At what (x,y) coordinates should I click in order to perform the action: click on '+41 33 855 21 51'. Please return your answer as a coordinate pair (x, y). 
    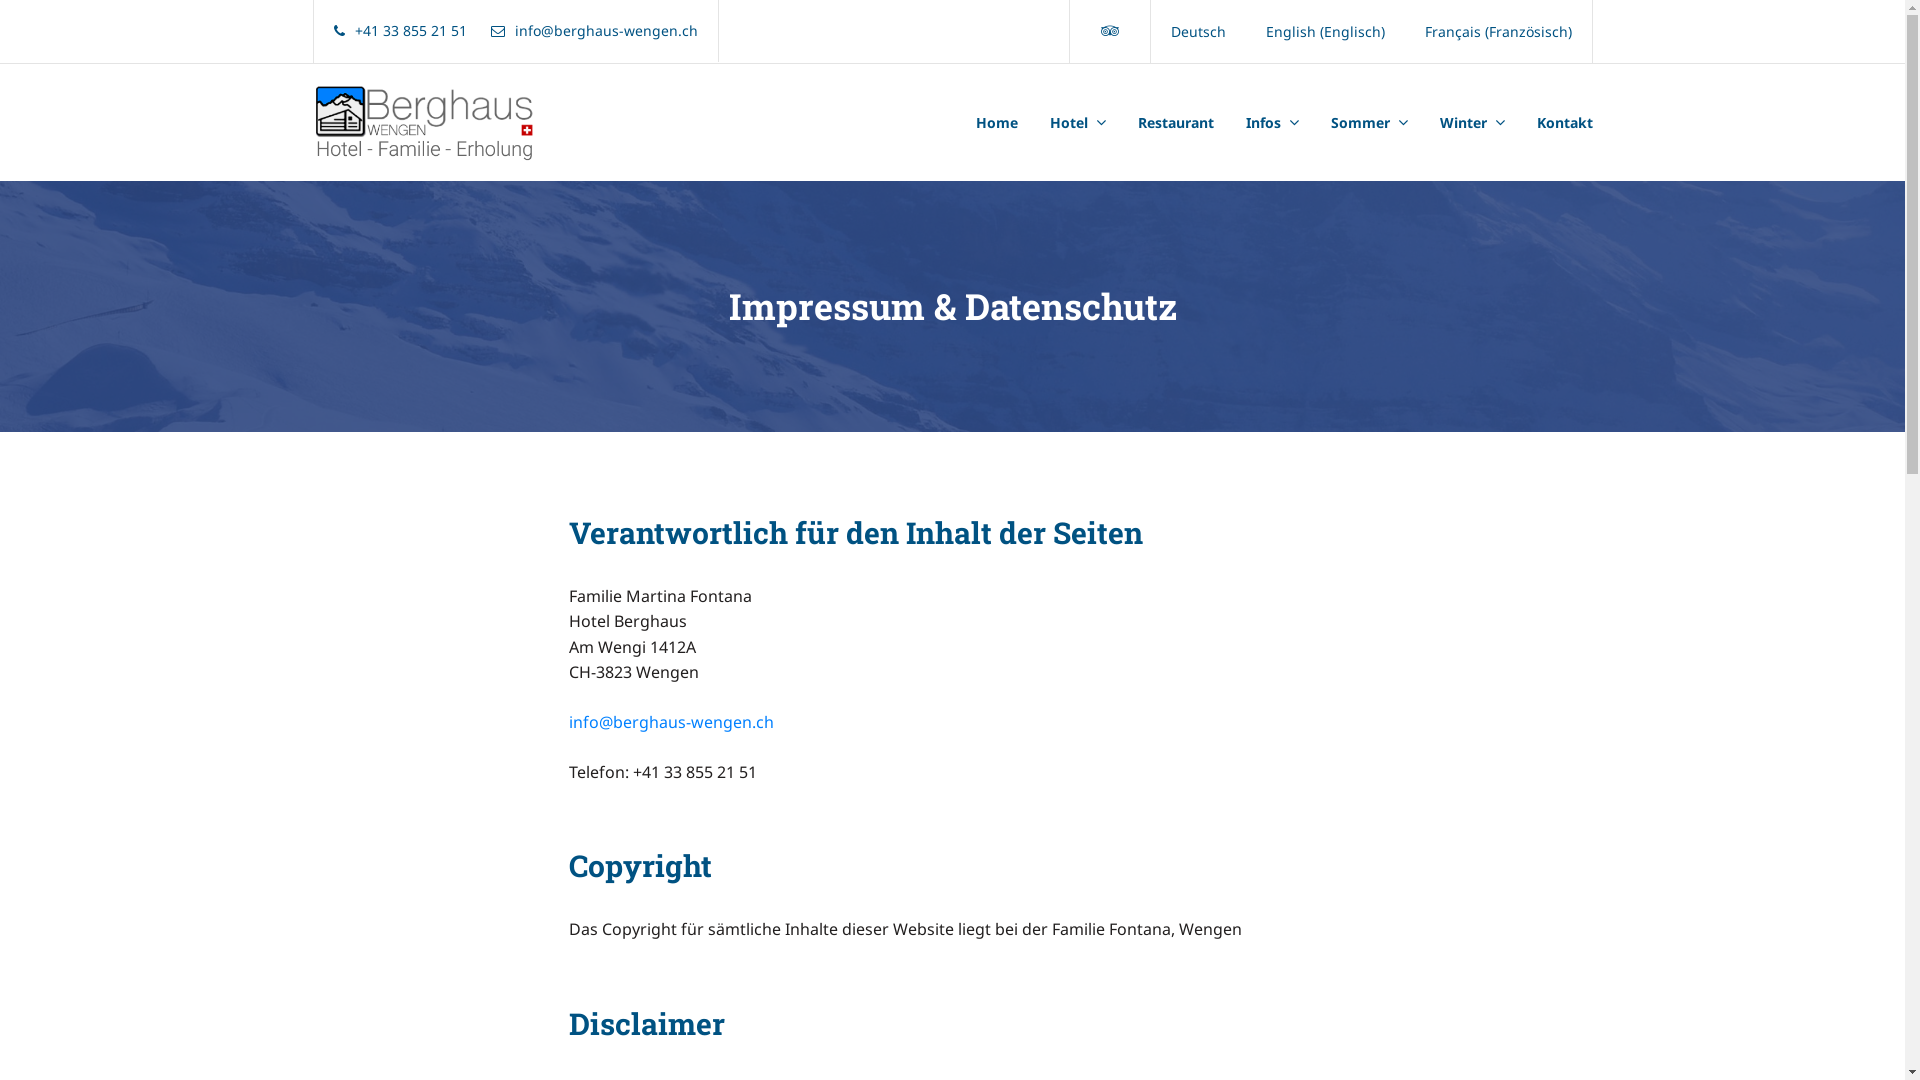
    Looking at the image, I should click on (400, 30).